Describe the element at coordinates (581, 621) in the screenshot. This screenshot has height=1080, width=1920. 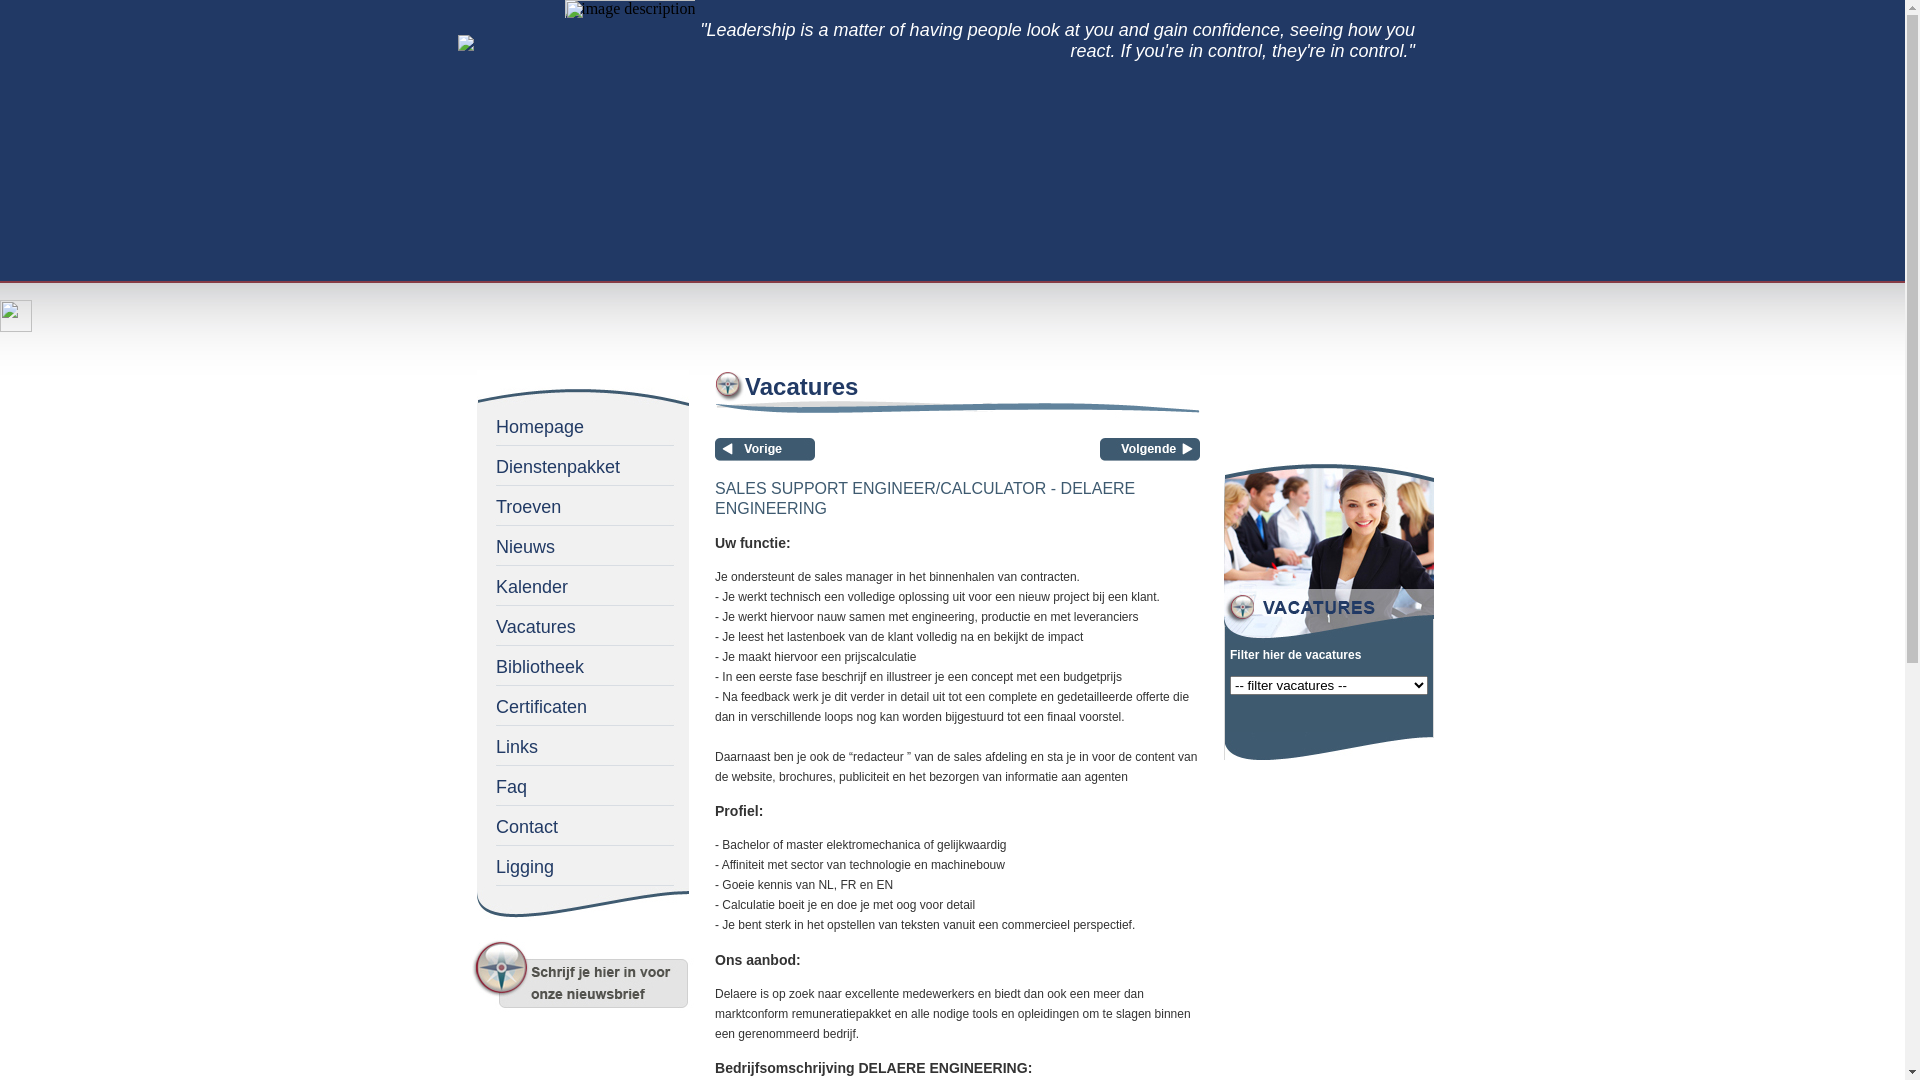
I see `'Vacatures'` at that location.